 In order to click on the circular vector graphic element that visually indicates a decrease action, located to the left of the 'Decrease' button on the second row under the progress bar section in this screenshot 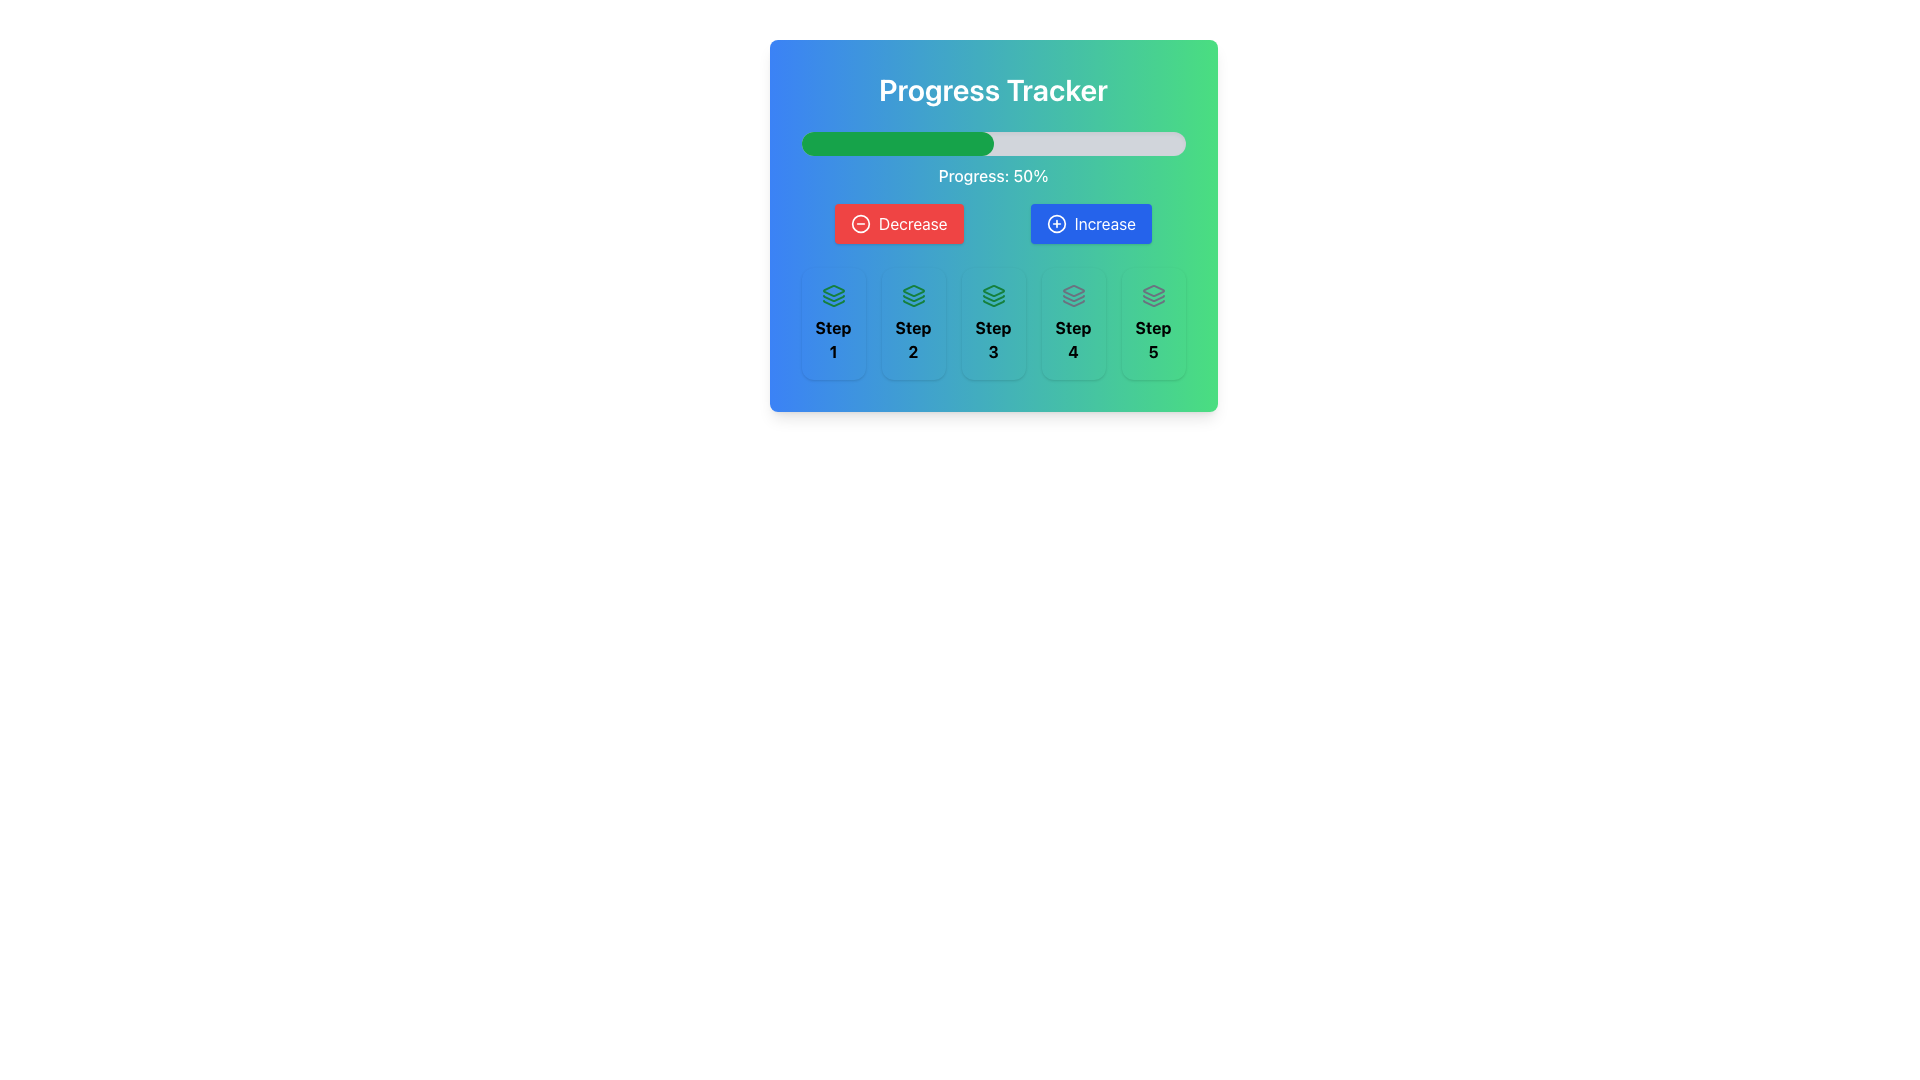, I will do `click(860, 223)`.